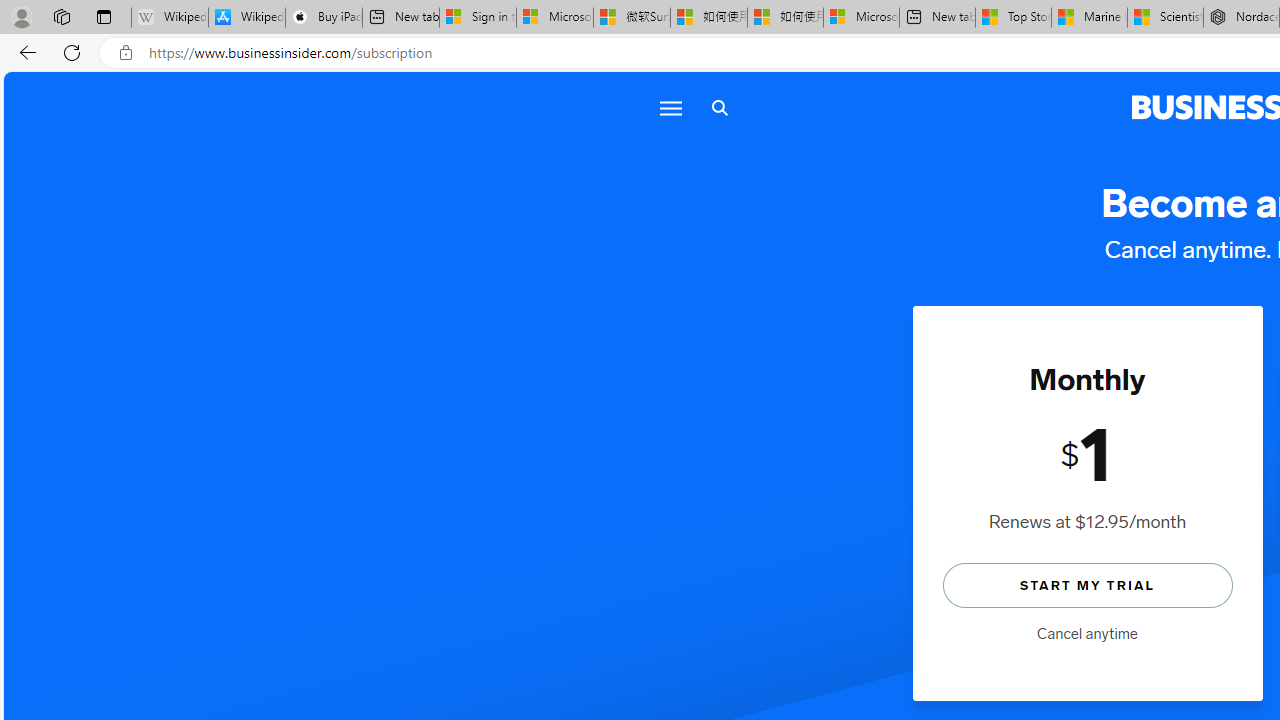 Image resolution: width=1280 pixels, height=720 pixels. I want to click on 'Sign in to your Microsoft account', so click(477, 17).